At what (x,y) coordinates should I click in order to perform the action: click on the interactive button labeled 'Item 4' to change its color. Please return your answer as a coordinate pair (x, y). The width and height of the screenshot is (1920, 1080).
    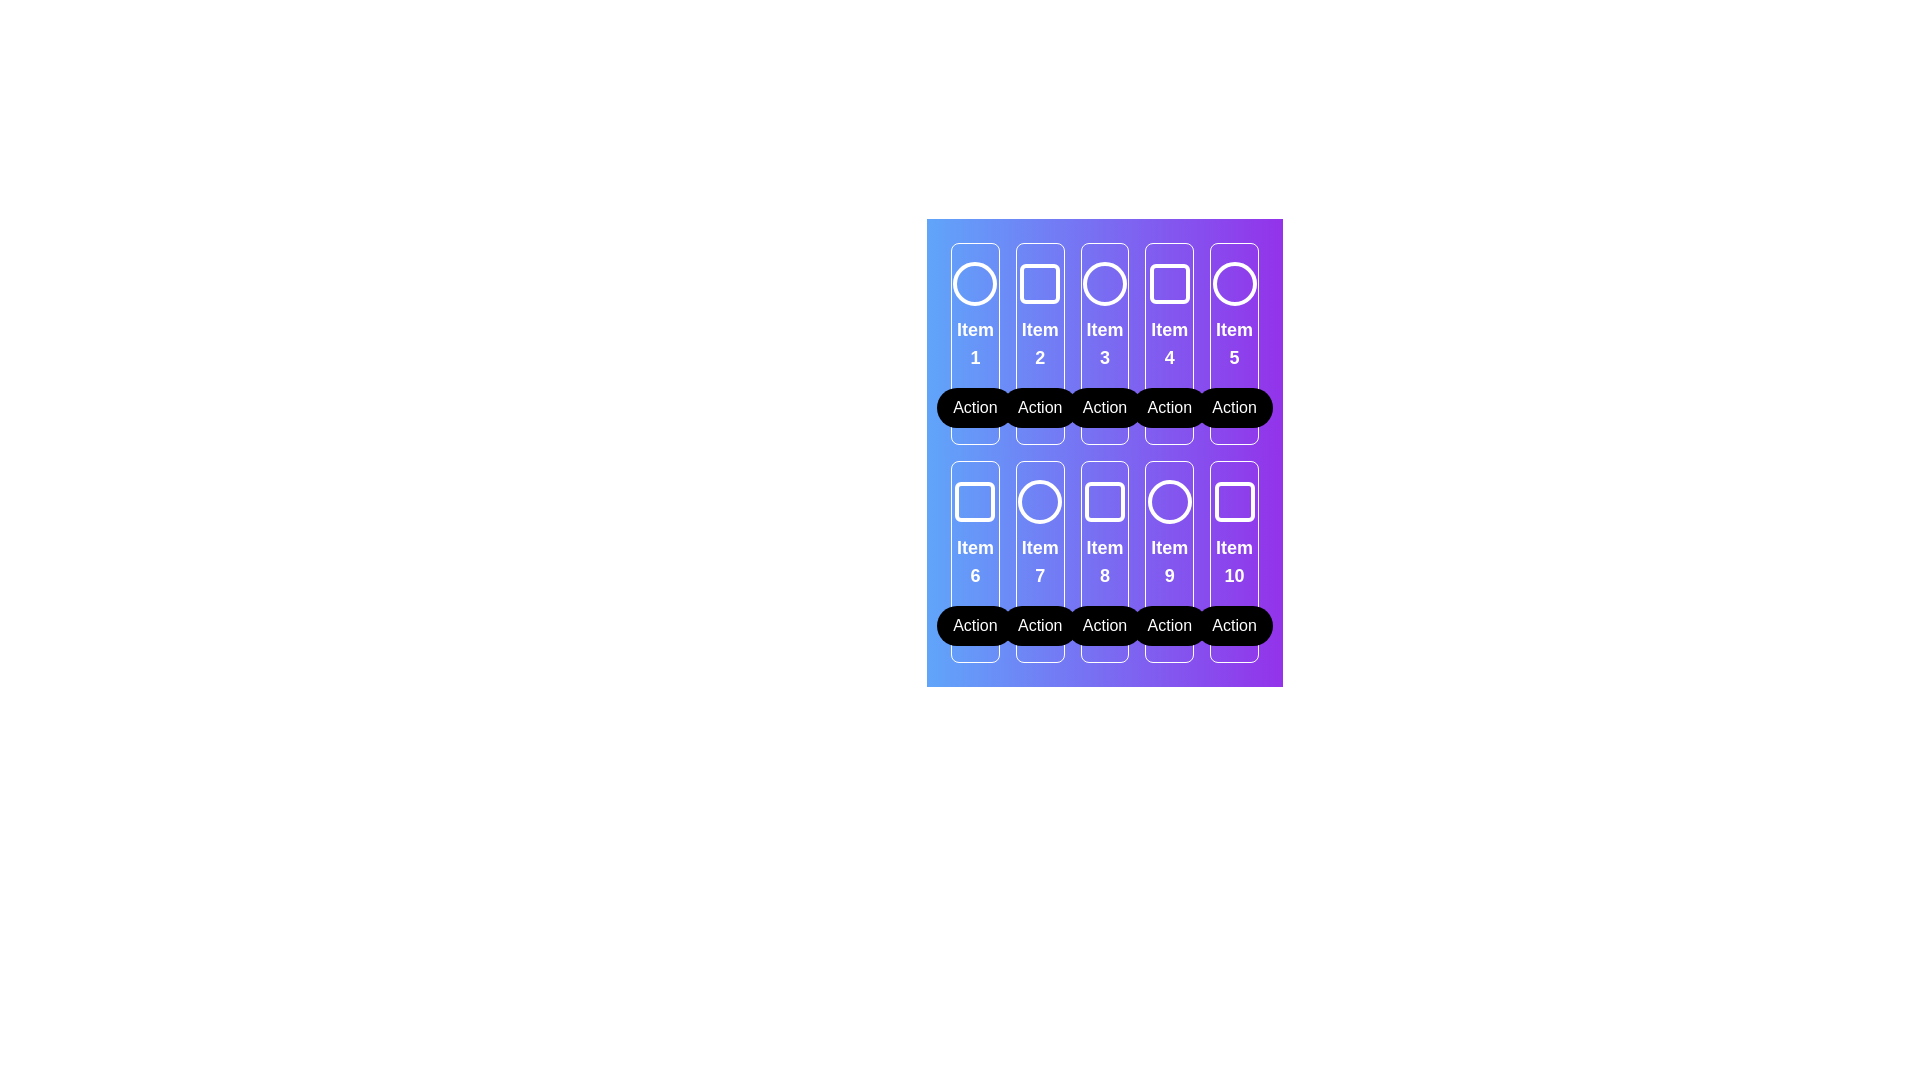
    Looking at the image, I should click on (1169, 407).